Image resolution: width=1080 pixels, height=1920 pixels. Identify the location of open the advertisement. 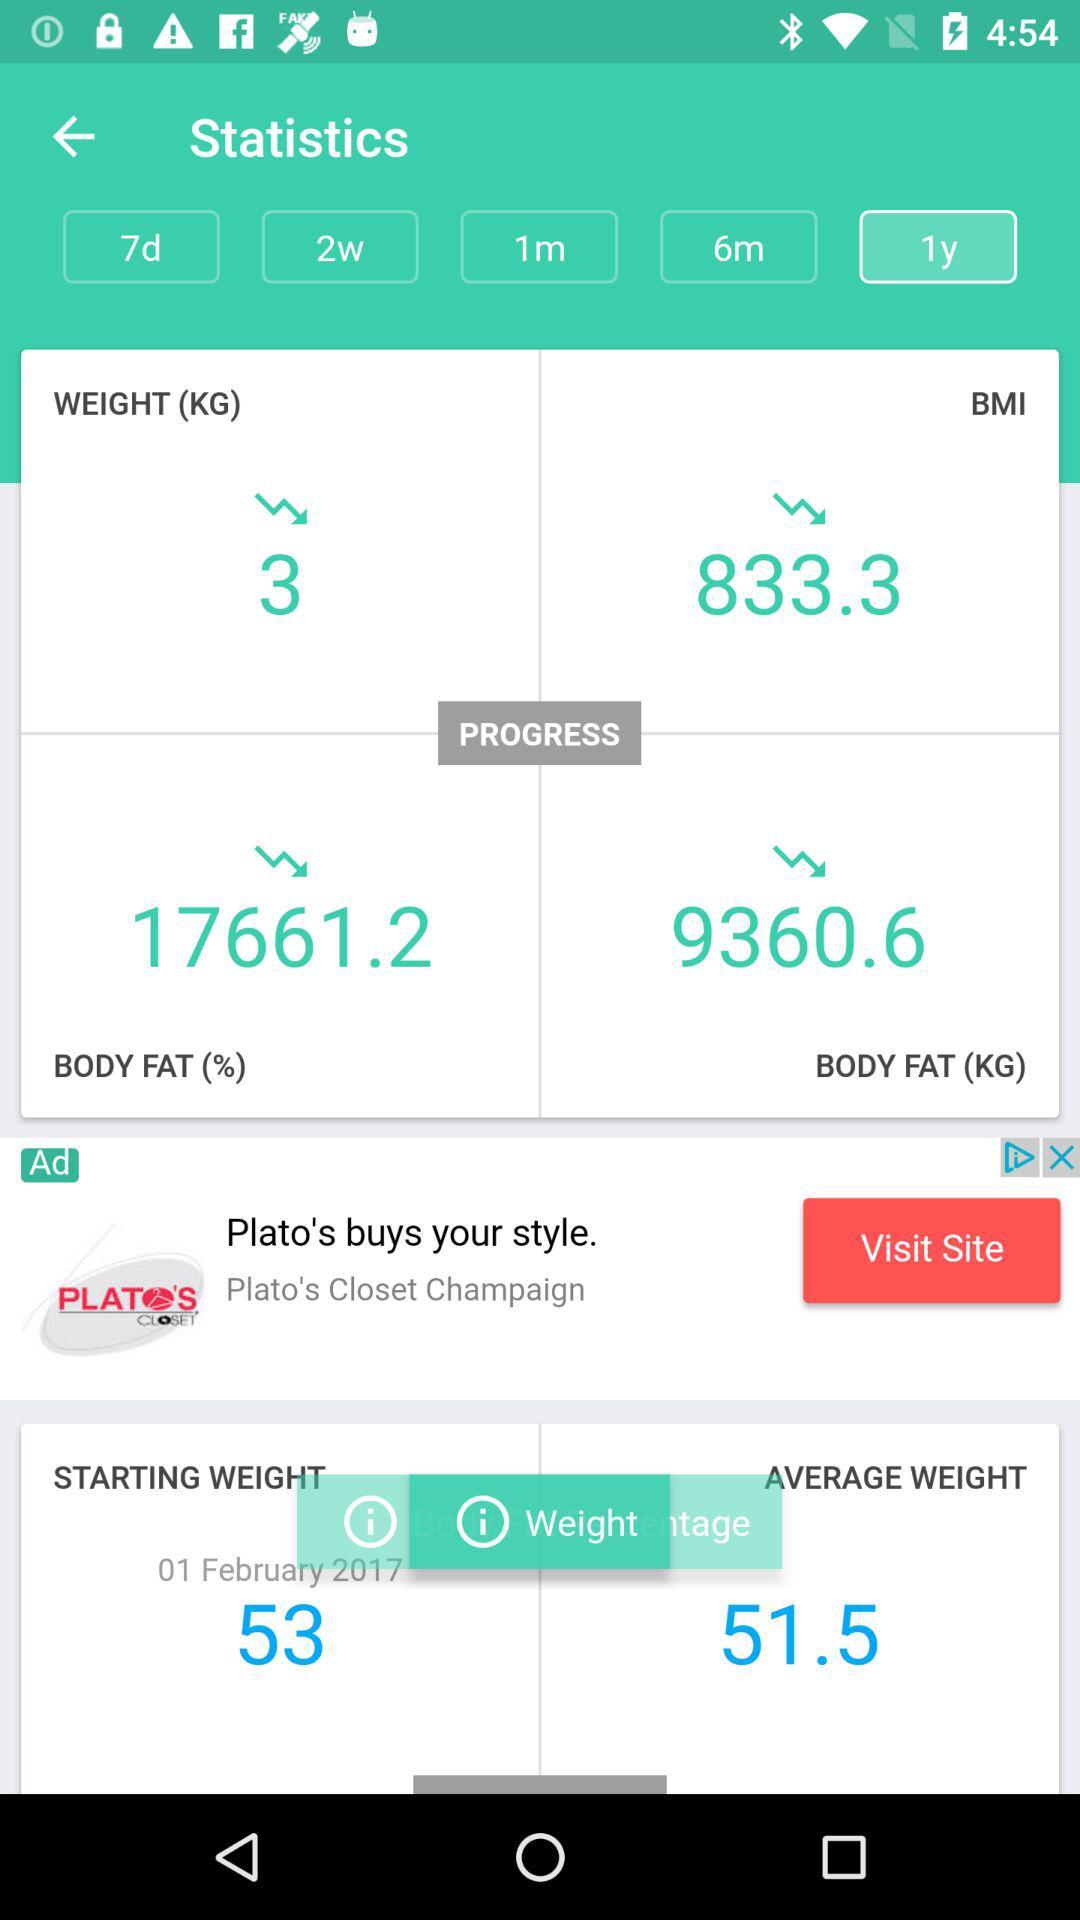
(540, 1267).